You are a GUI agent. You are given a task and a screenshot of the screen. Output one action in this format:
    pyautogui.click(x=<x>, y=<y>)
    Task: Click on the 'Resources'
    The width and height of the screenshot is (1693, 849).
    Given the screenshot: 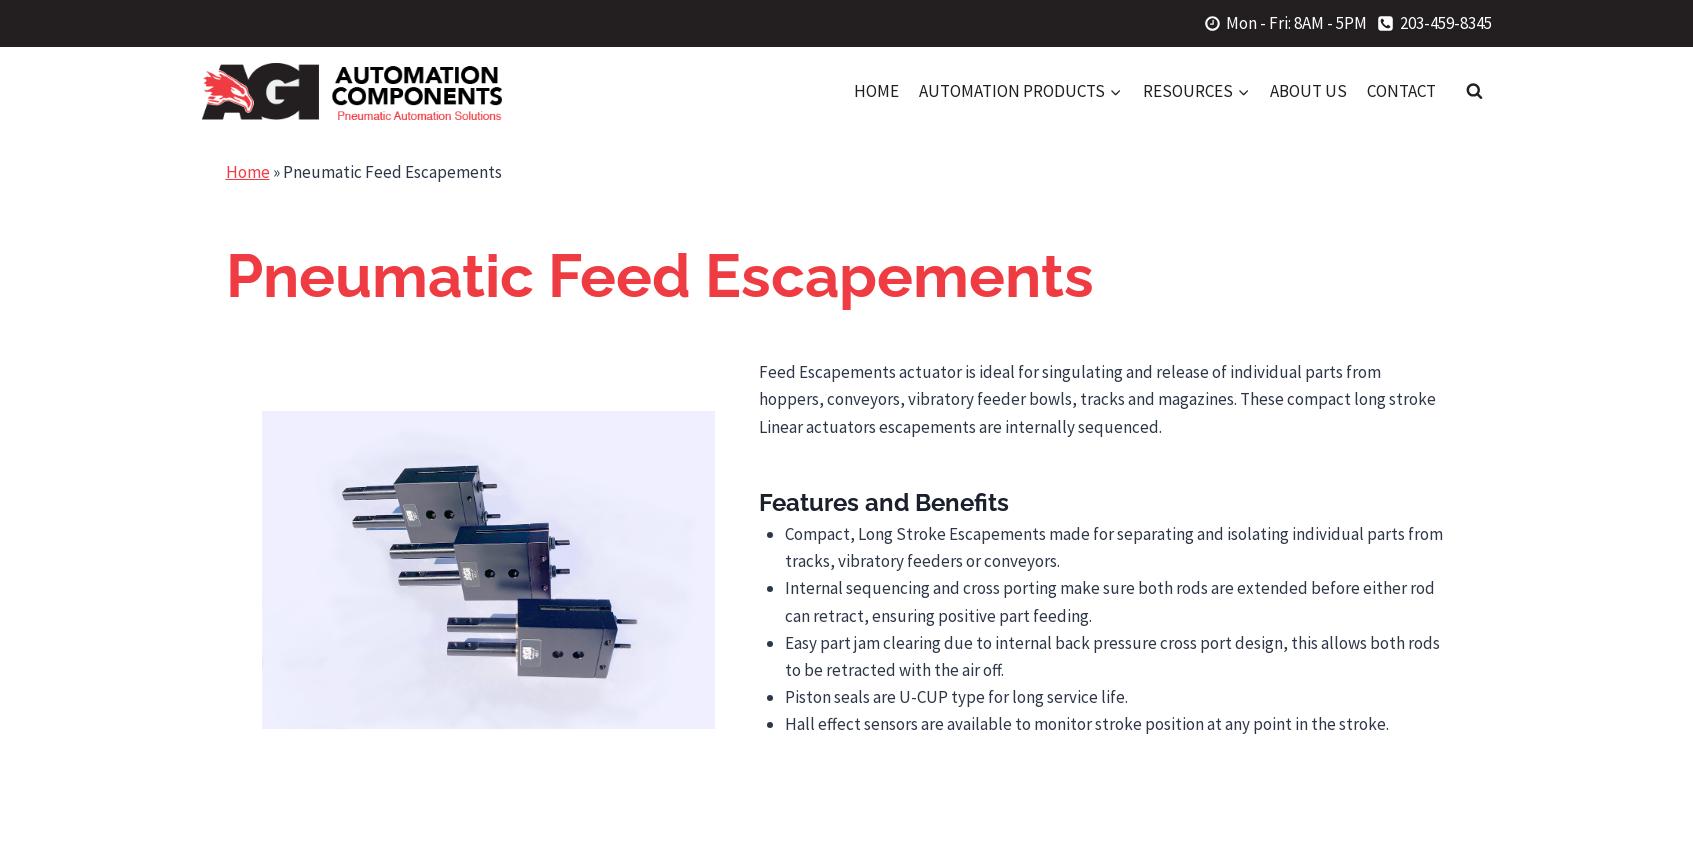 What is the action you would take?
    pyautogui.click(x=1185, y=89)
    